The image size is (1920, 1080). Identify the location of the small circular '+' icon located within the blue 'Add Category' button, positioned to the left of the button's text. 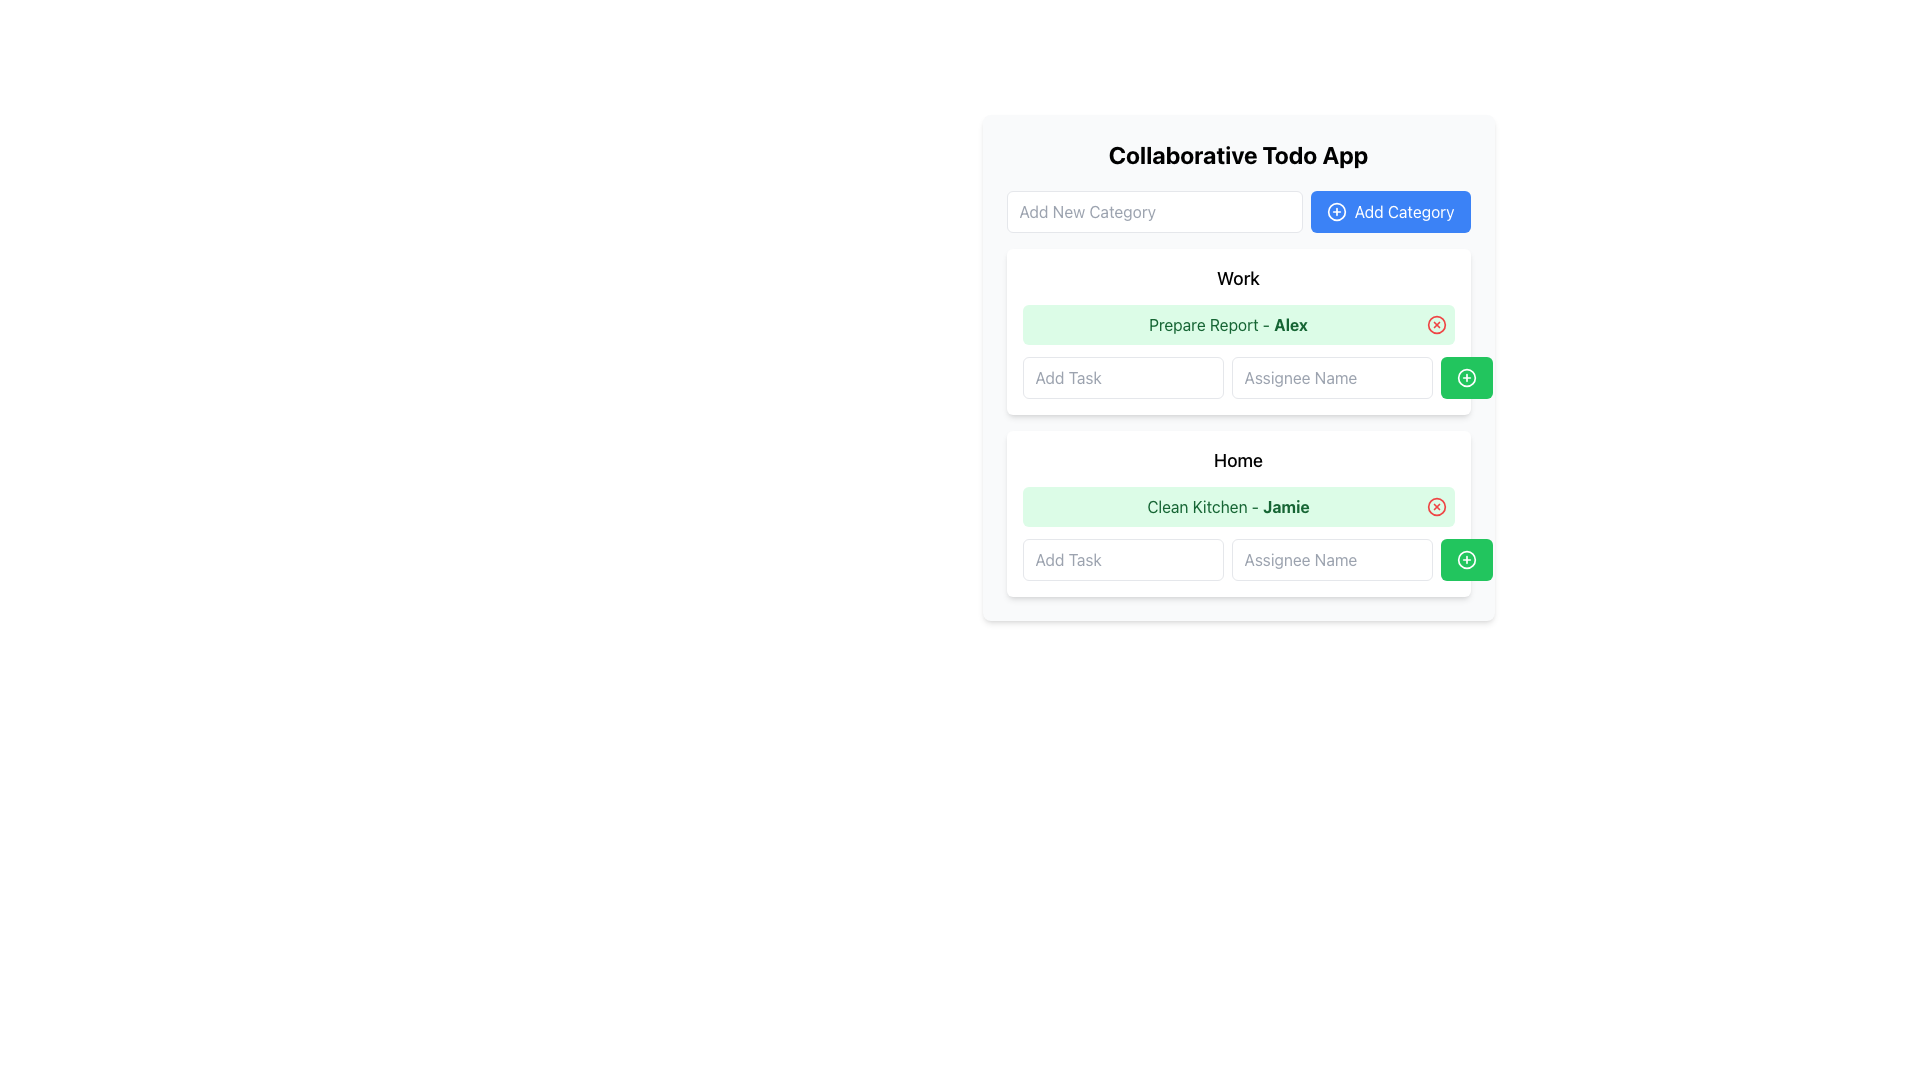
(1336, 212).